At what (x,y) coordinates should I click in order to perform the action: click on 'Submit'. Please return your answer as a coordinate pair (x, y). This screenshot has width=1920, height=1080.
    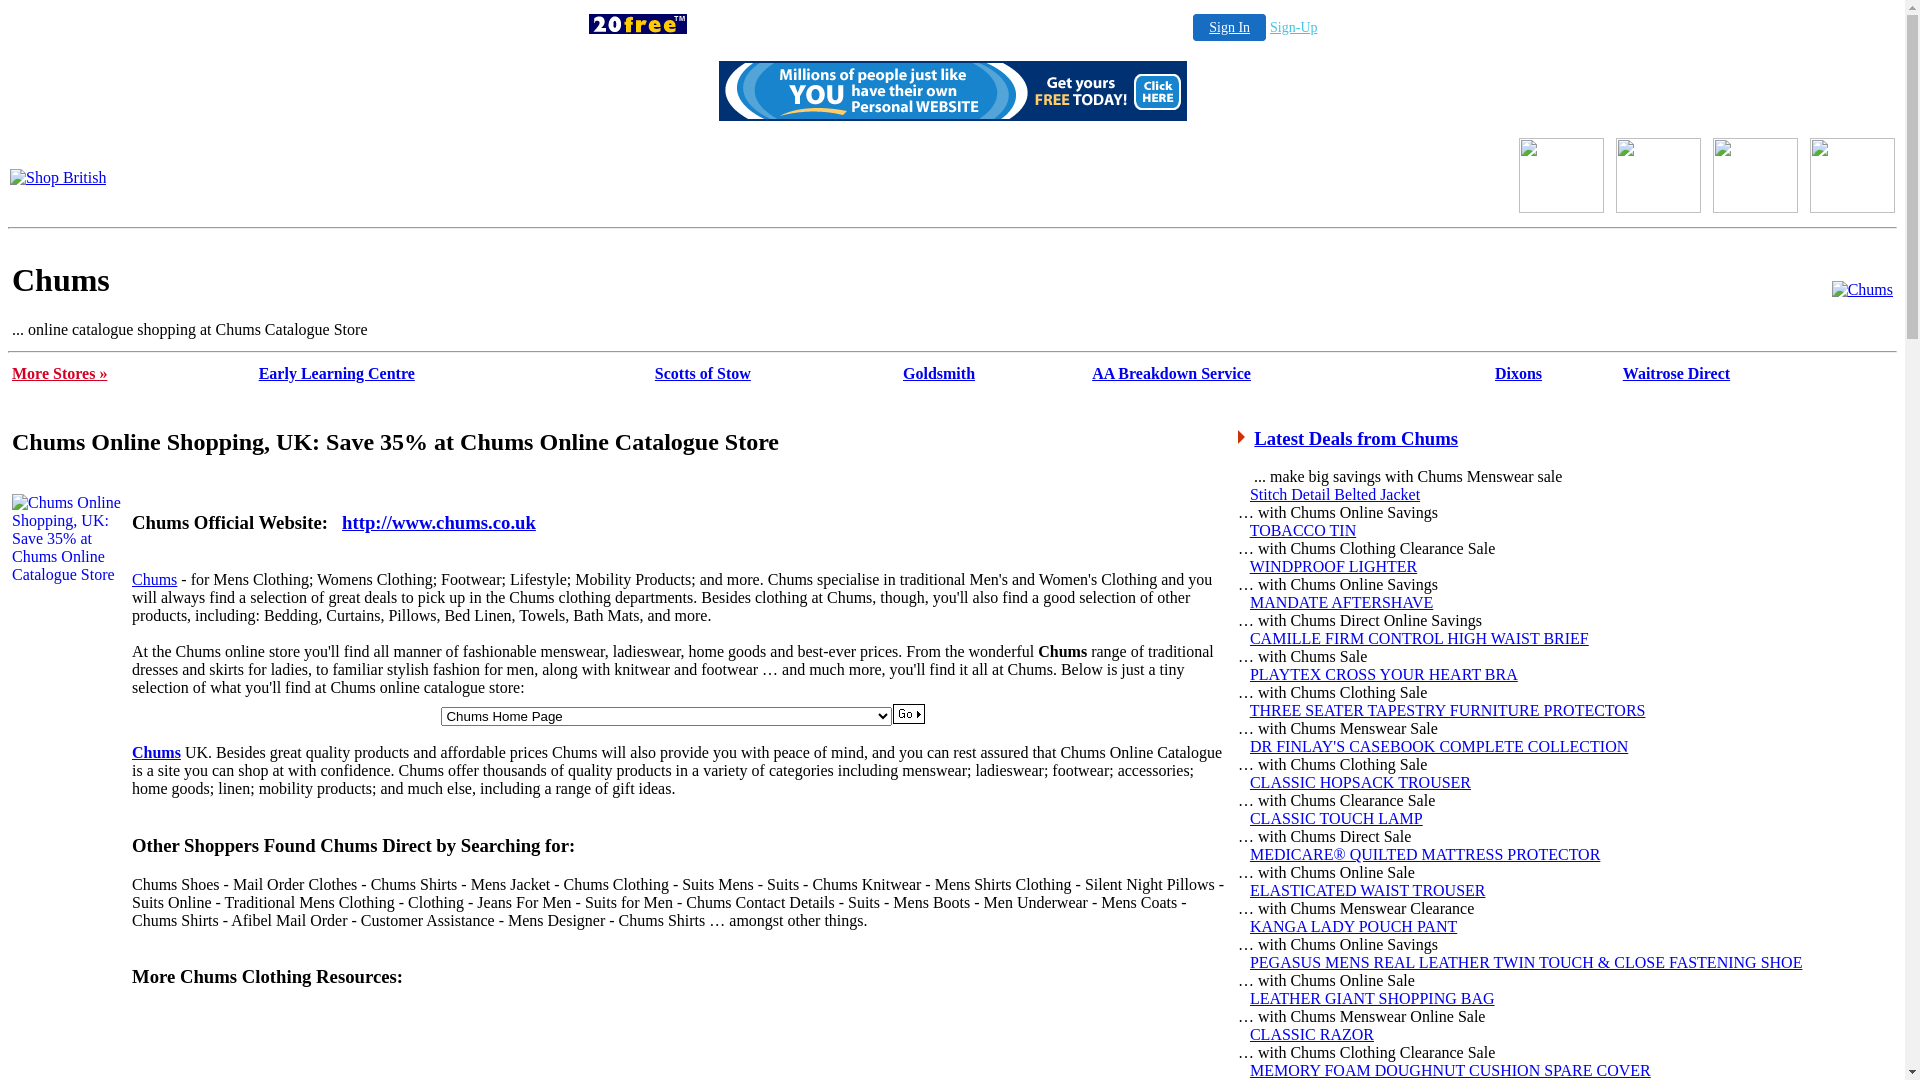
    Looking at the image, I should click on (891, 712).